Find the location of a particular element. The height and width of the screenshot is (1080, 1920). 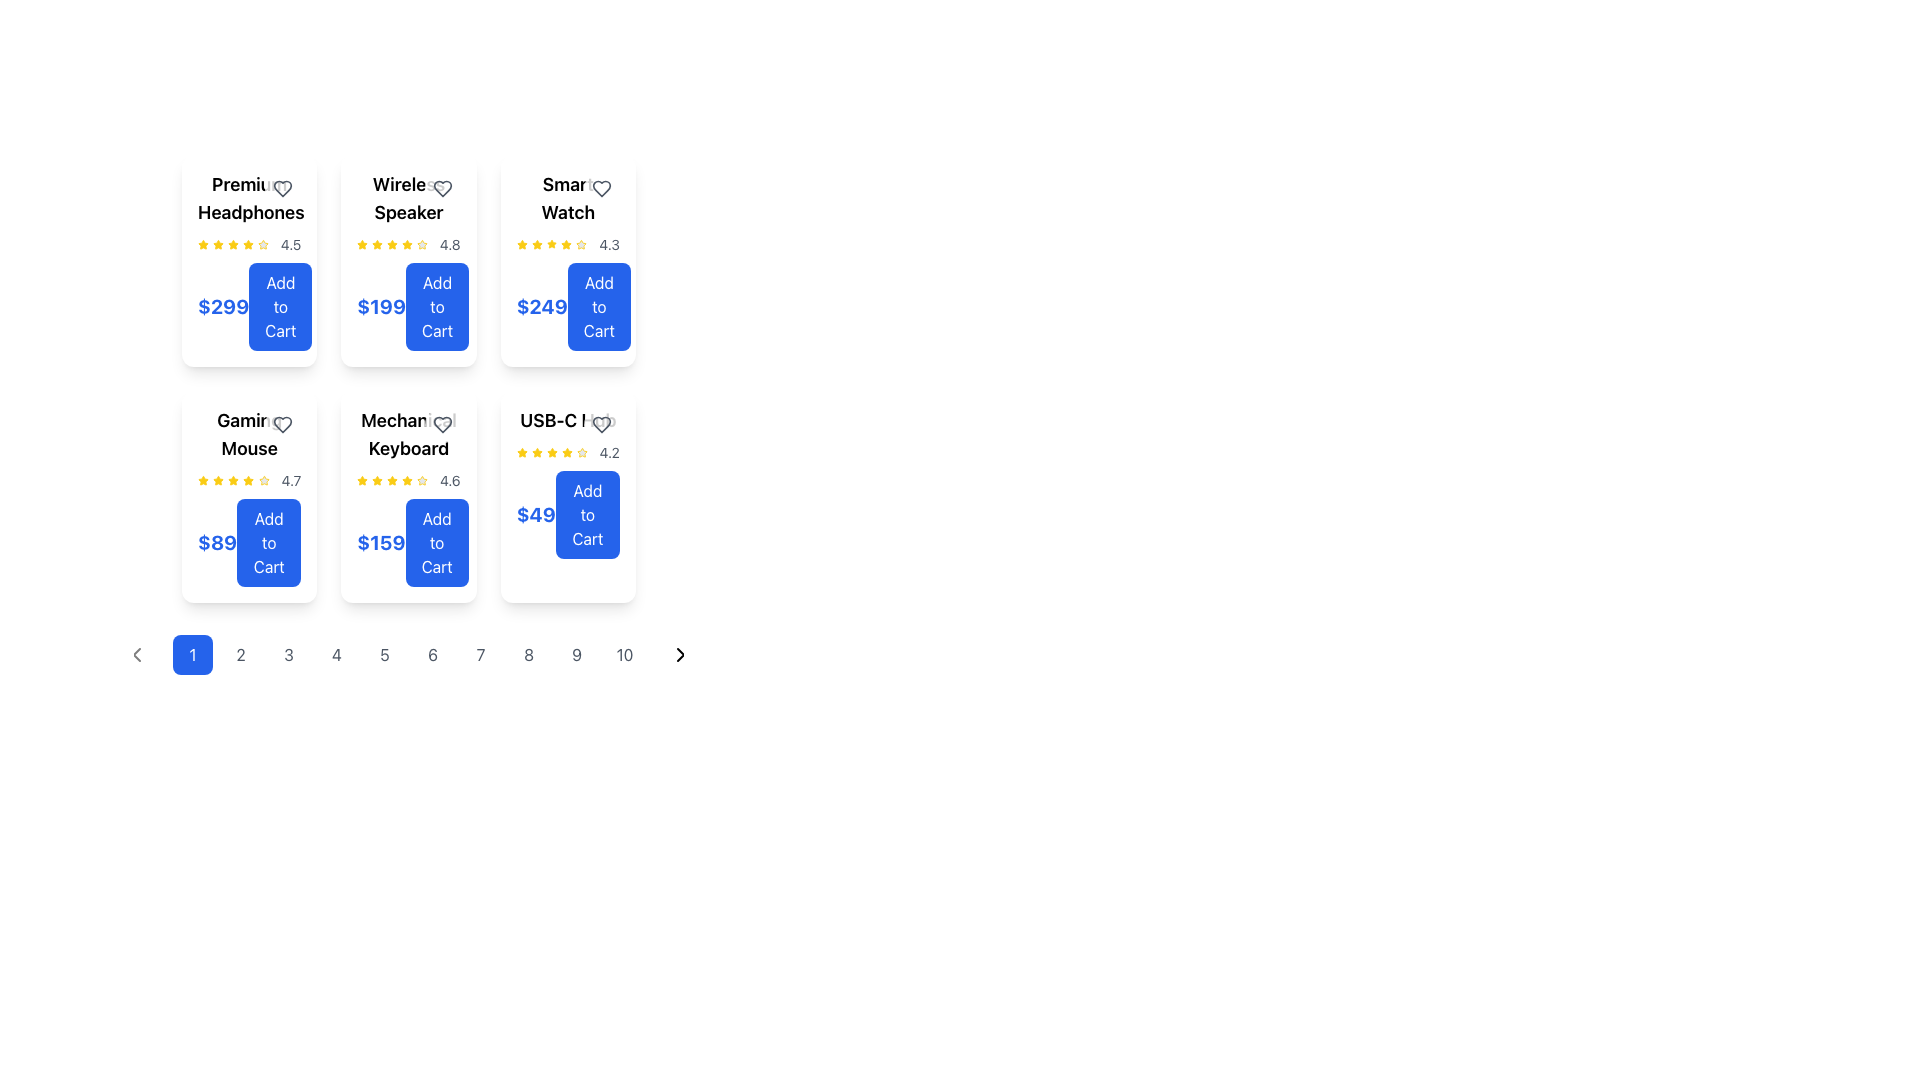

the third star icon in the rating section for the 'USB-C Hub' product, which is visually represented as part of a rating system is located at coordinates (537, 452).